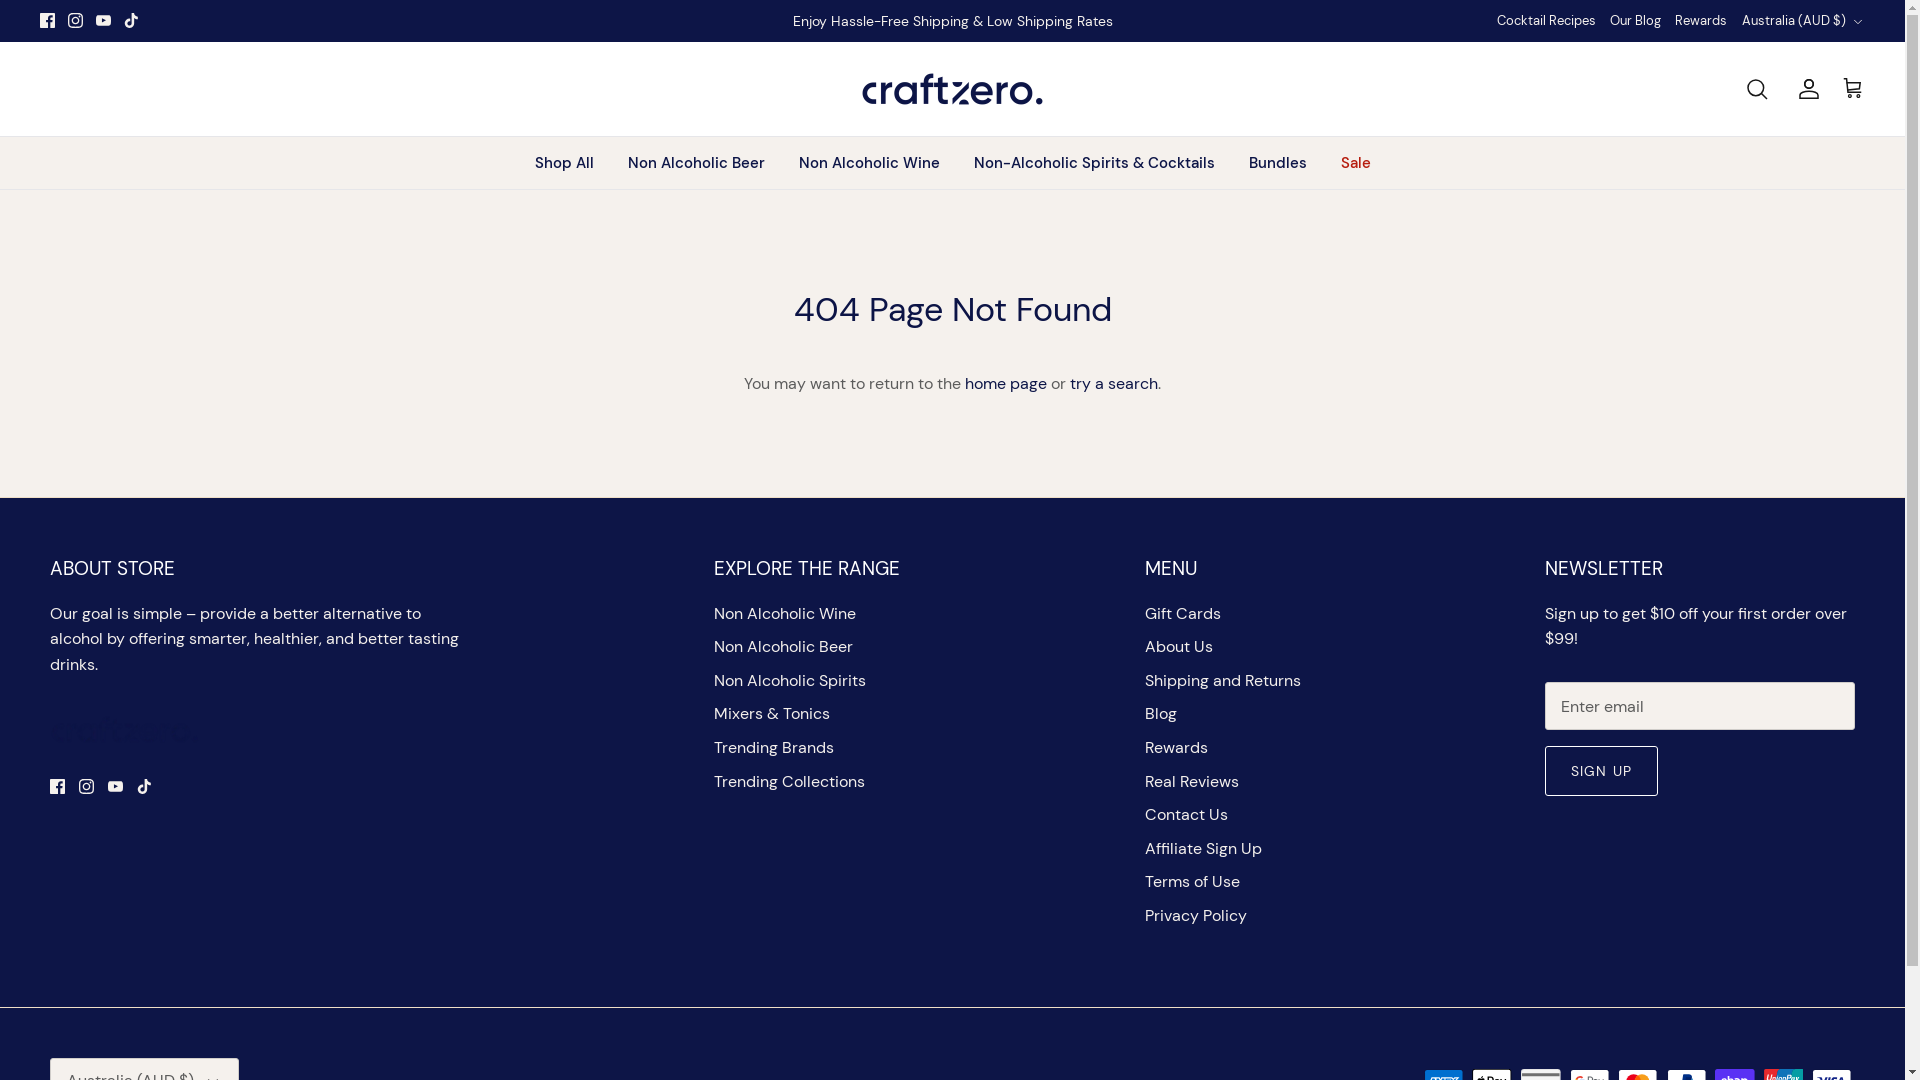 This screenshot has height=1080, width=1920. What do you see at coordinates (1356, 162) in the screenshot?
I see `'Sale'` at bounding box center [1356, 162].